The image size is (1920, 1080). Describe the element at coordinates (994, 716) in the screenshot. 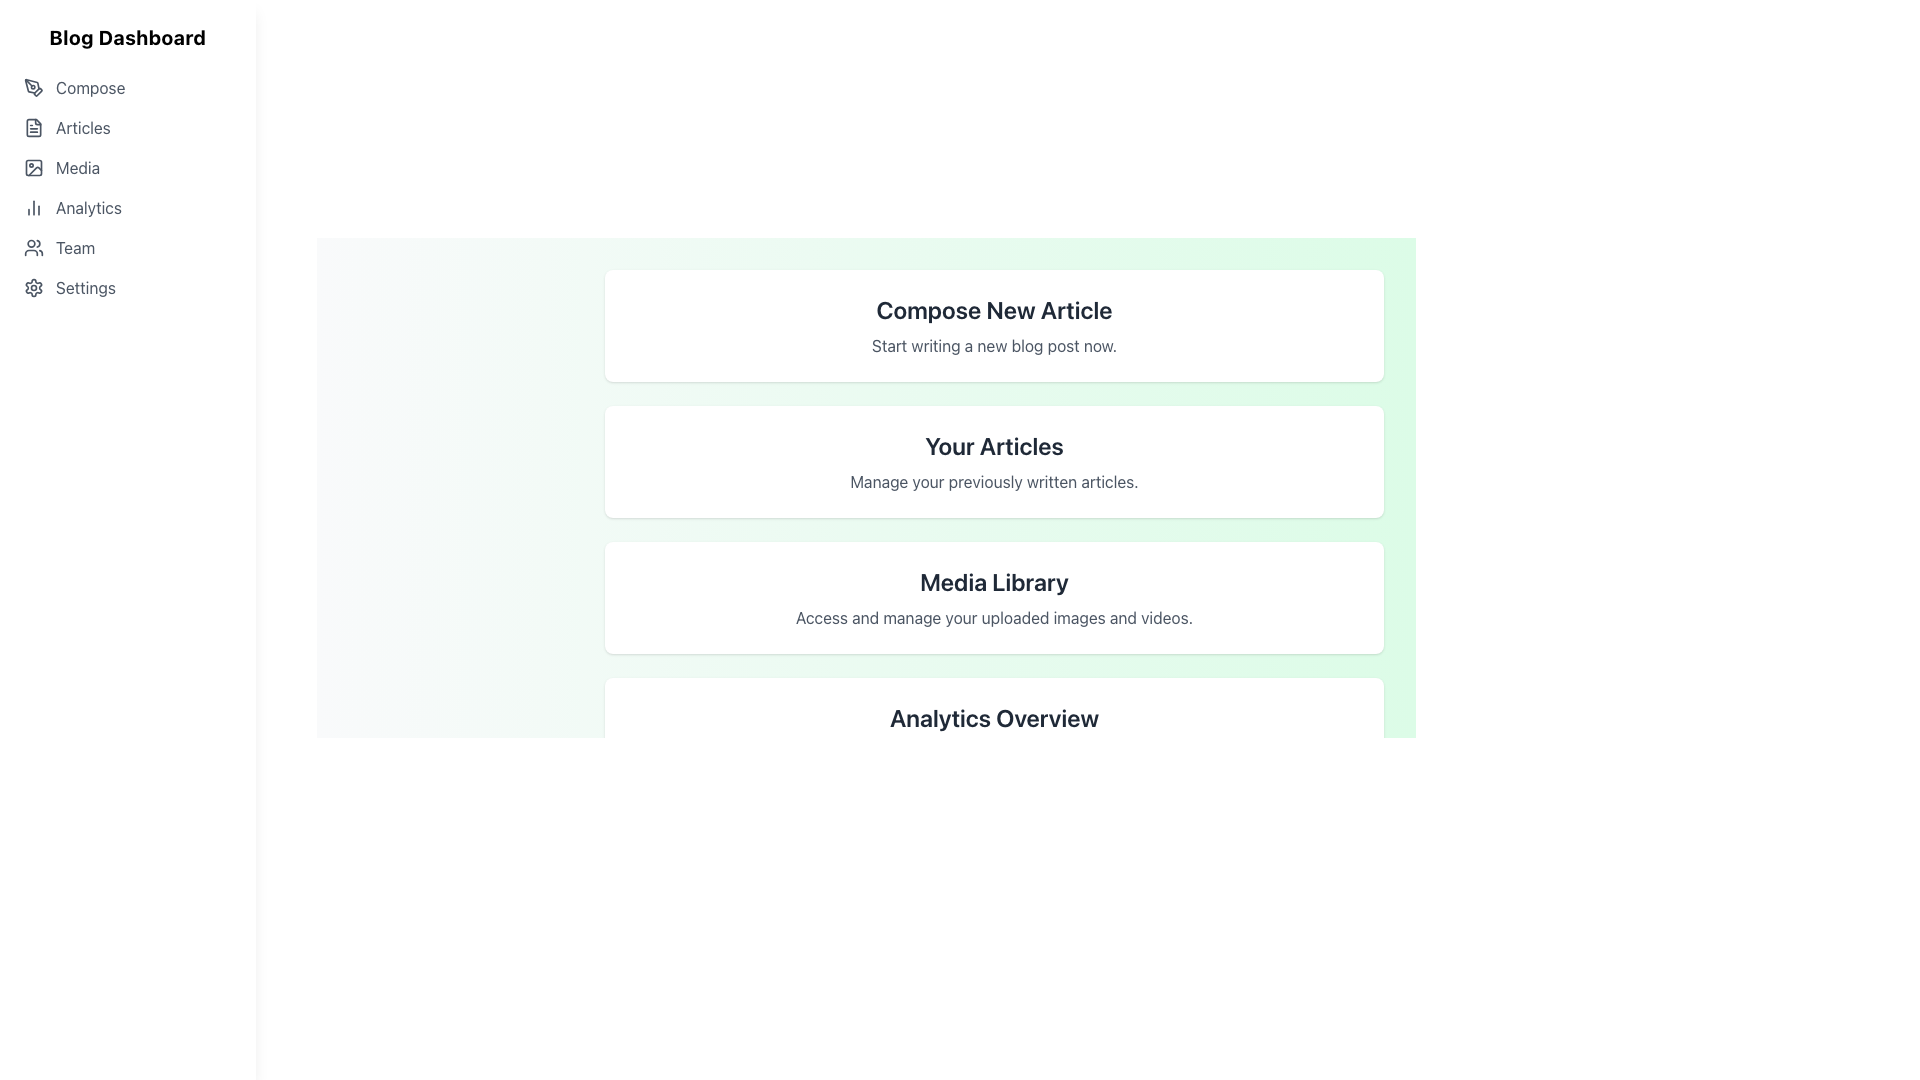

I see `the 'Analytics Overview' text label, which is styled with a bold, large font in dark gray and located at the top of its card with rounded corners` at that location.